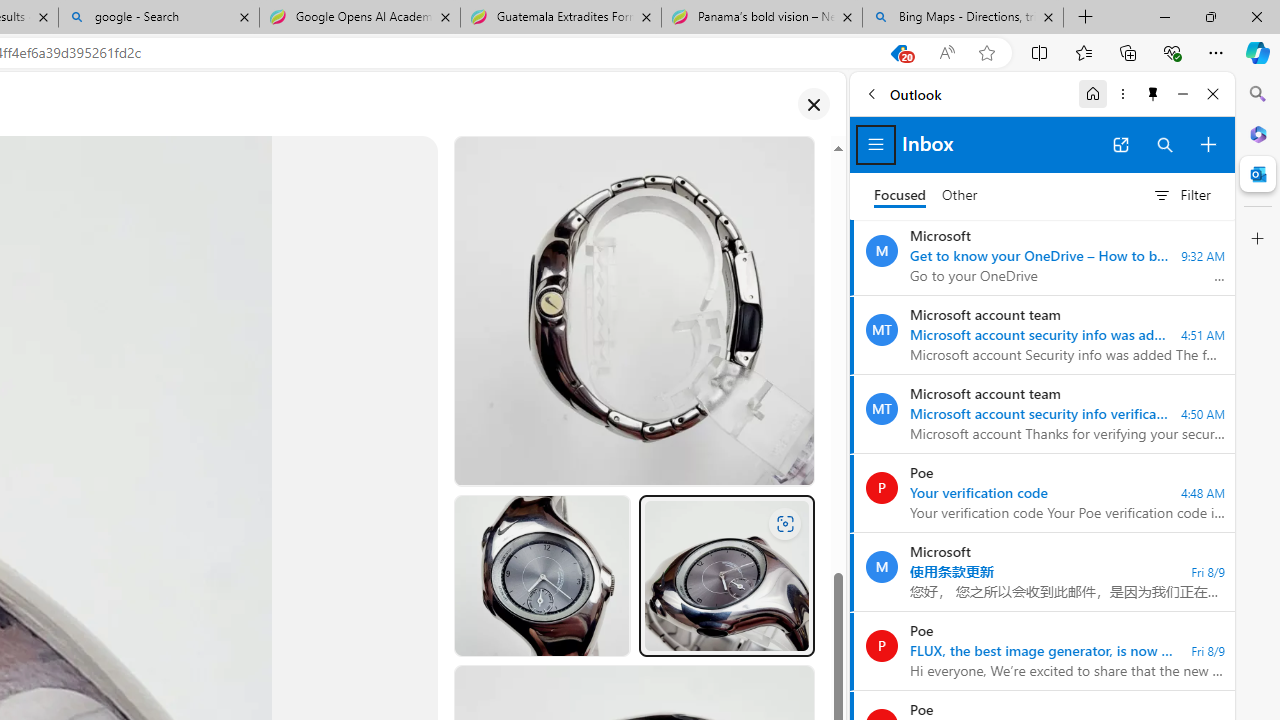  Describe the element at coordinates (1120, 144) in the screenshot. I see `'Open in new tab'` at that location.